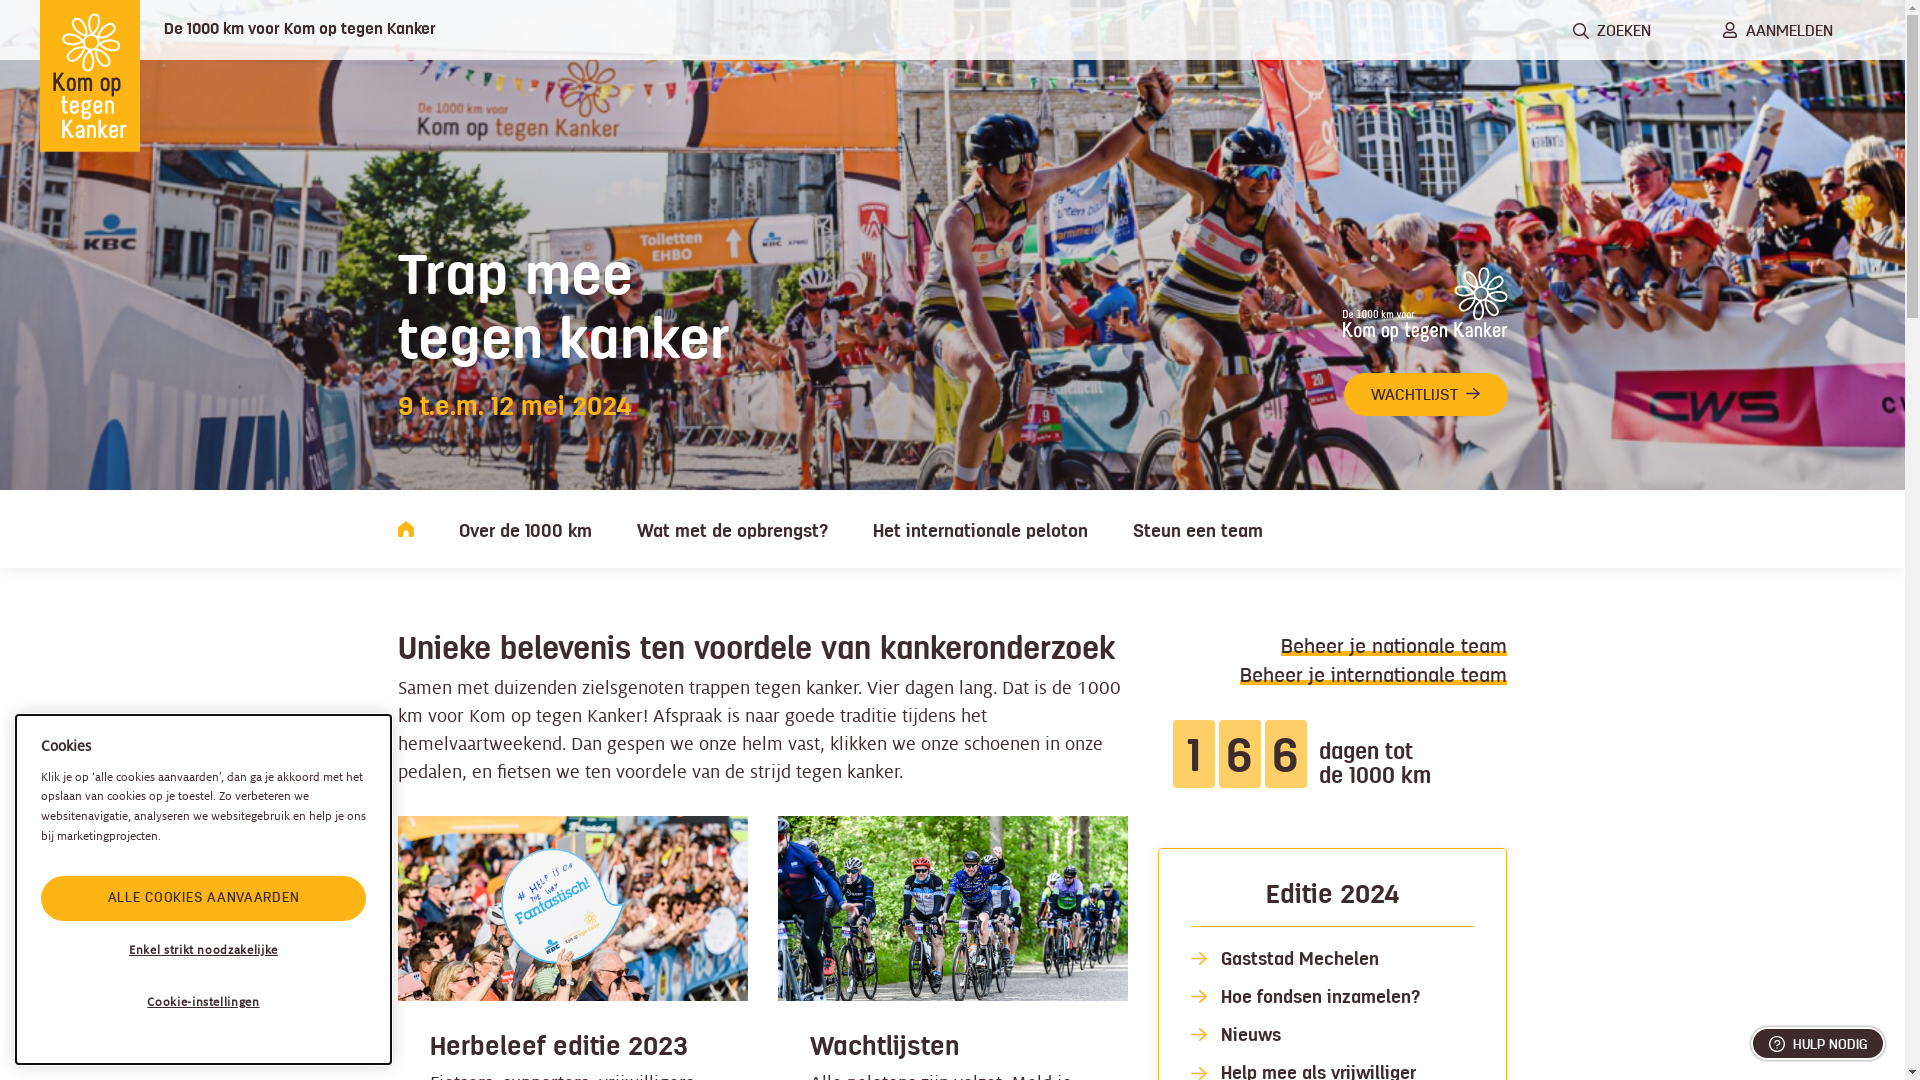  What do you see at coordinates (1818, 1042) in the screenshot?
I see `'HULP NODIG'` at bounding box center [1818, 1042].